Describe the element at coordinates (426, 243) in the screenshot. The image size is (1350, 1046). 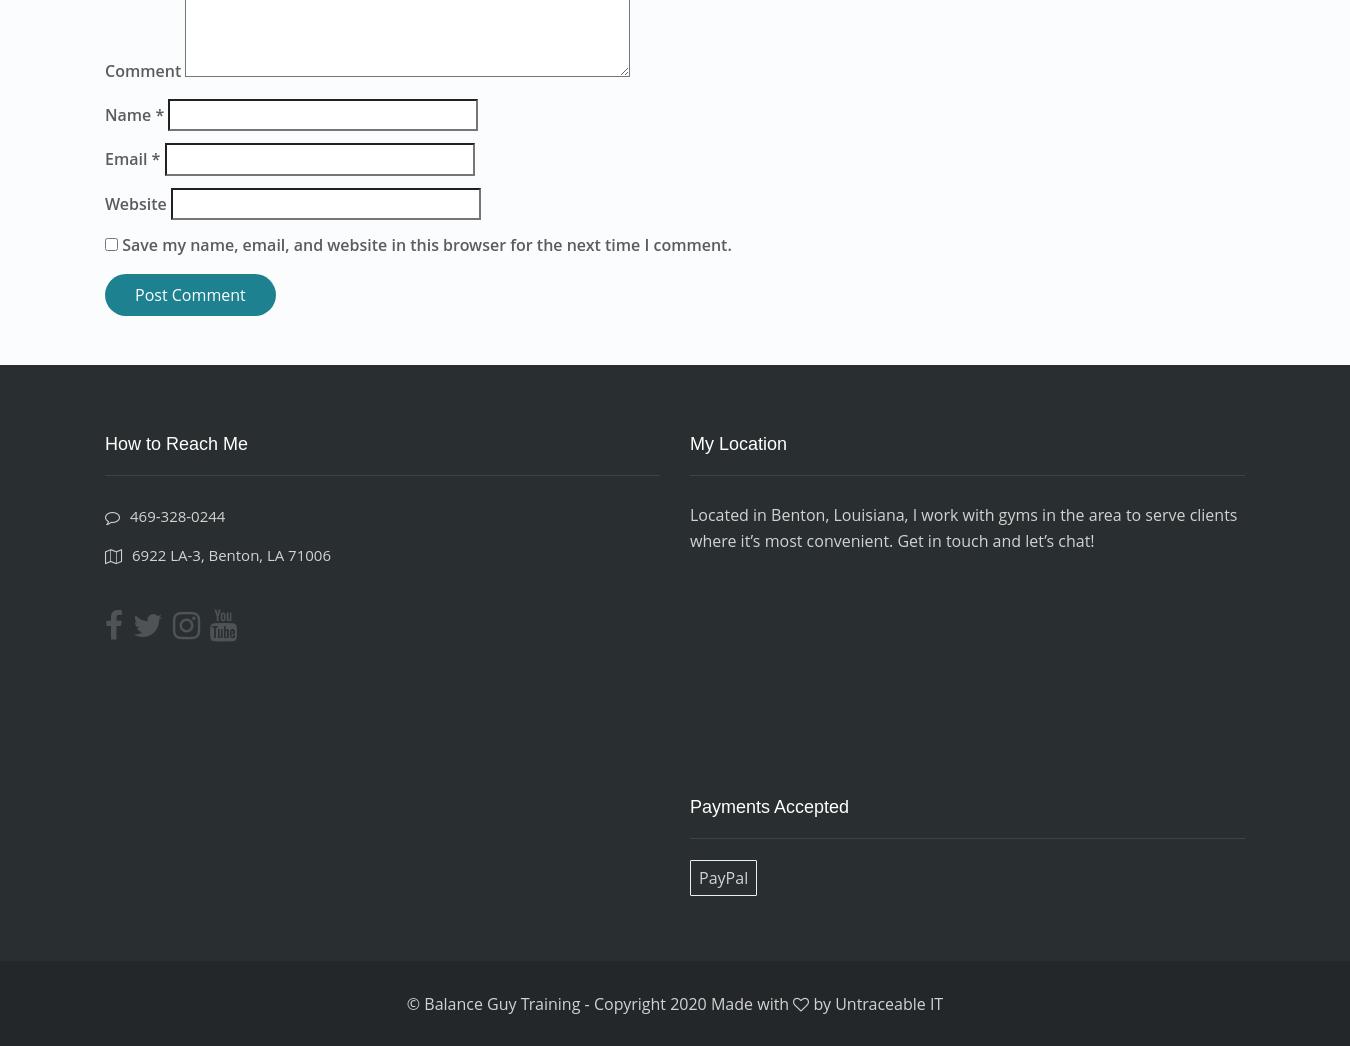
I see `'Save my name, email, and website in this browser for the next time I comment.'` at that location.